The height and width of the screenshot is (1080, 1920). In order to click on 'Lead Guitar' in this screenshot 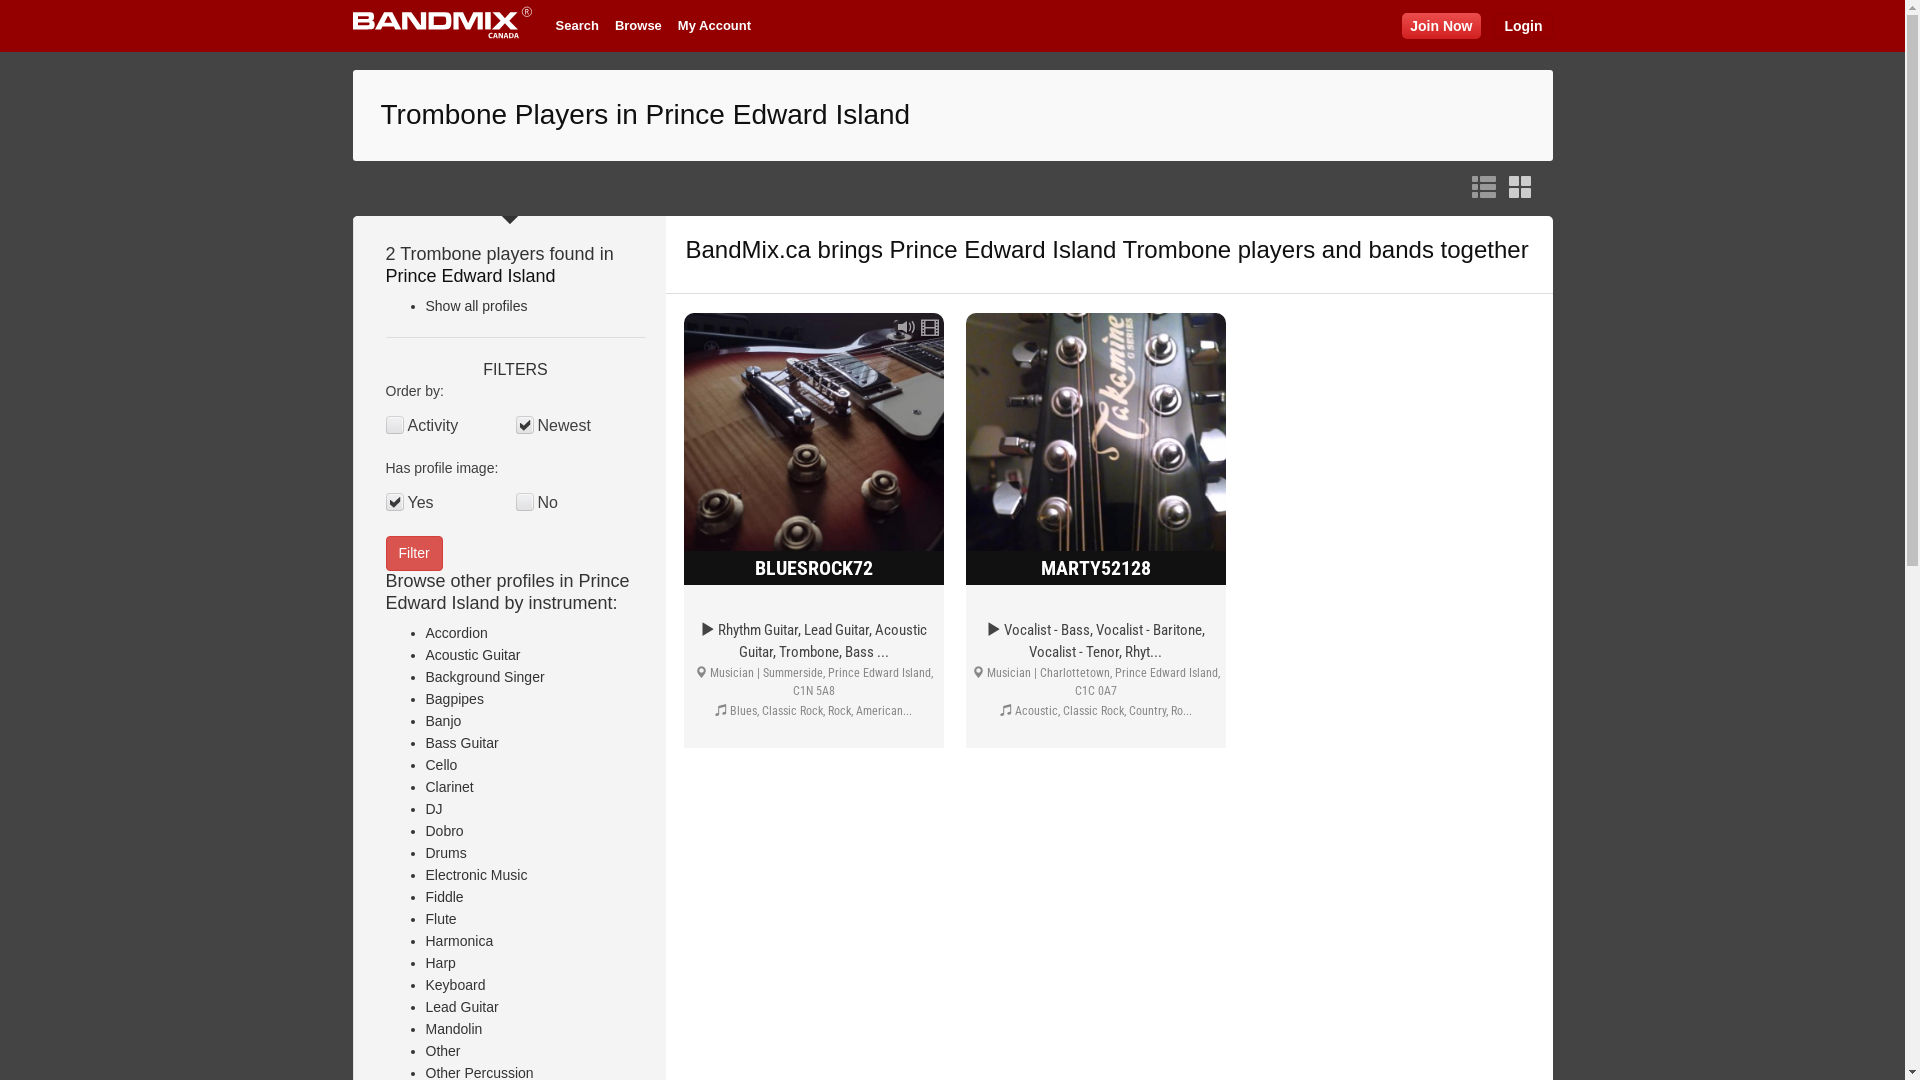, I will do `click(425, 1006)`.